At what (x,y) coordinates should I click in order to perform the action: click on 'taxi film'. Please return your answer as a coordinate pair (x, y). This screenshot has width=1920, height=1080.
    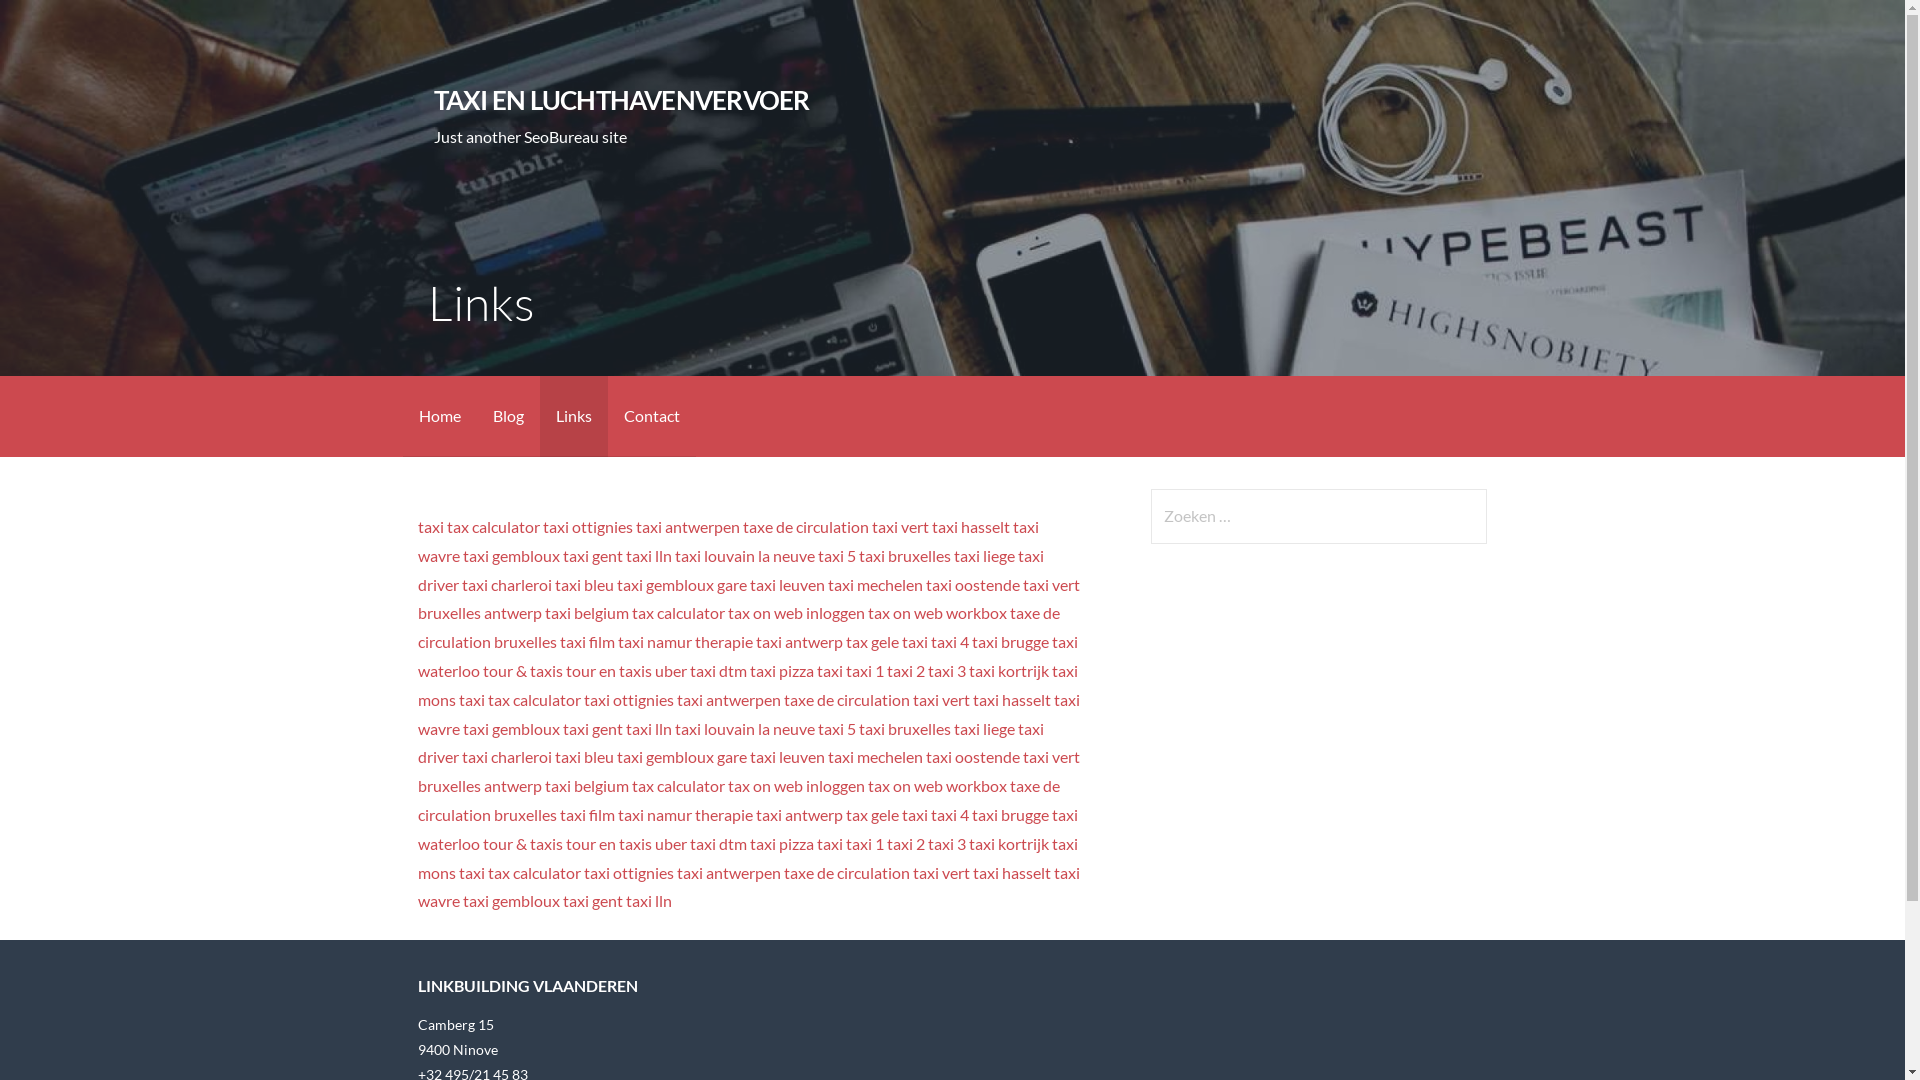
    Looking at the image, I should click on (586, 641).